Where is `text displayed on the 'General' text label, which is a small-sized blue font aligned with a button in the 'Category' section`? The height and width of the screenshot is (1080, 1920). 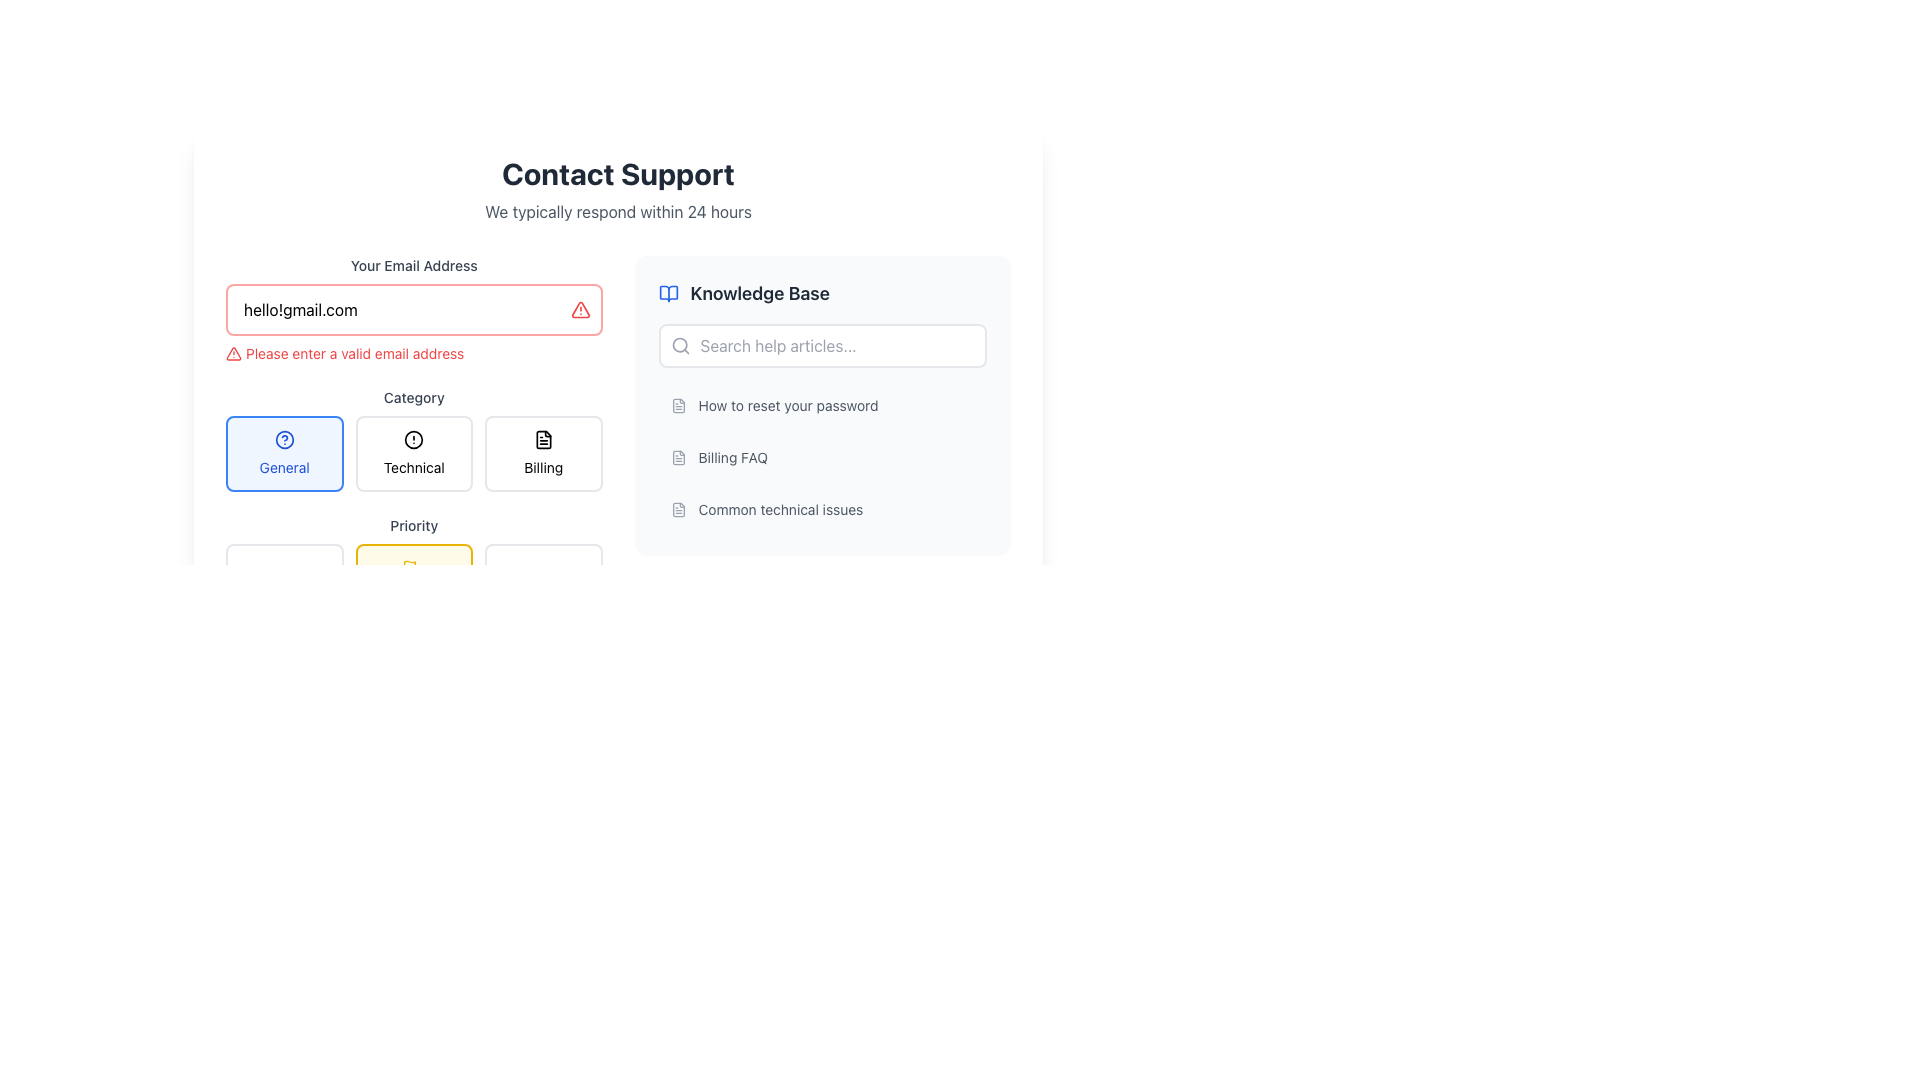 text displayed on the 'General' text label, which is a small-sized blue font aligned with a button in the 'Category' section is located at coordinates (283, 467).